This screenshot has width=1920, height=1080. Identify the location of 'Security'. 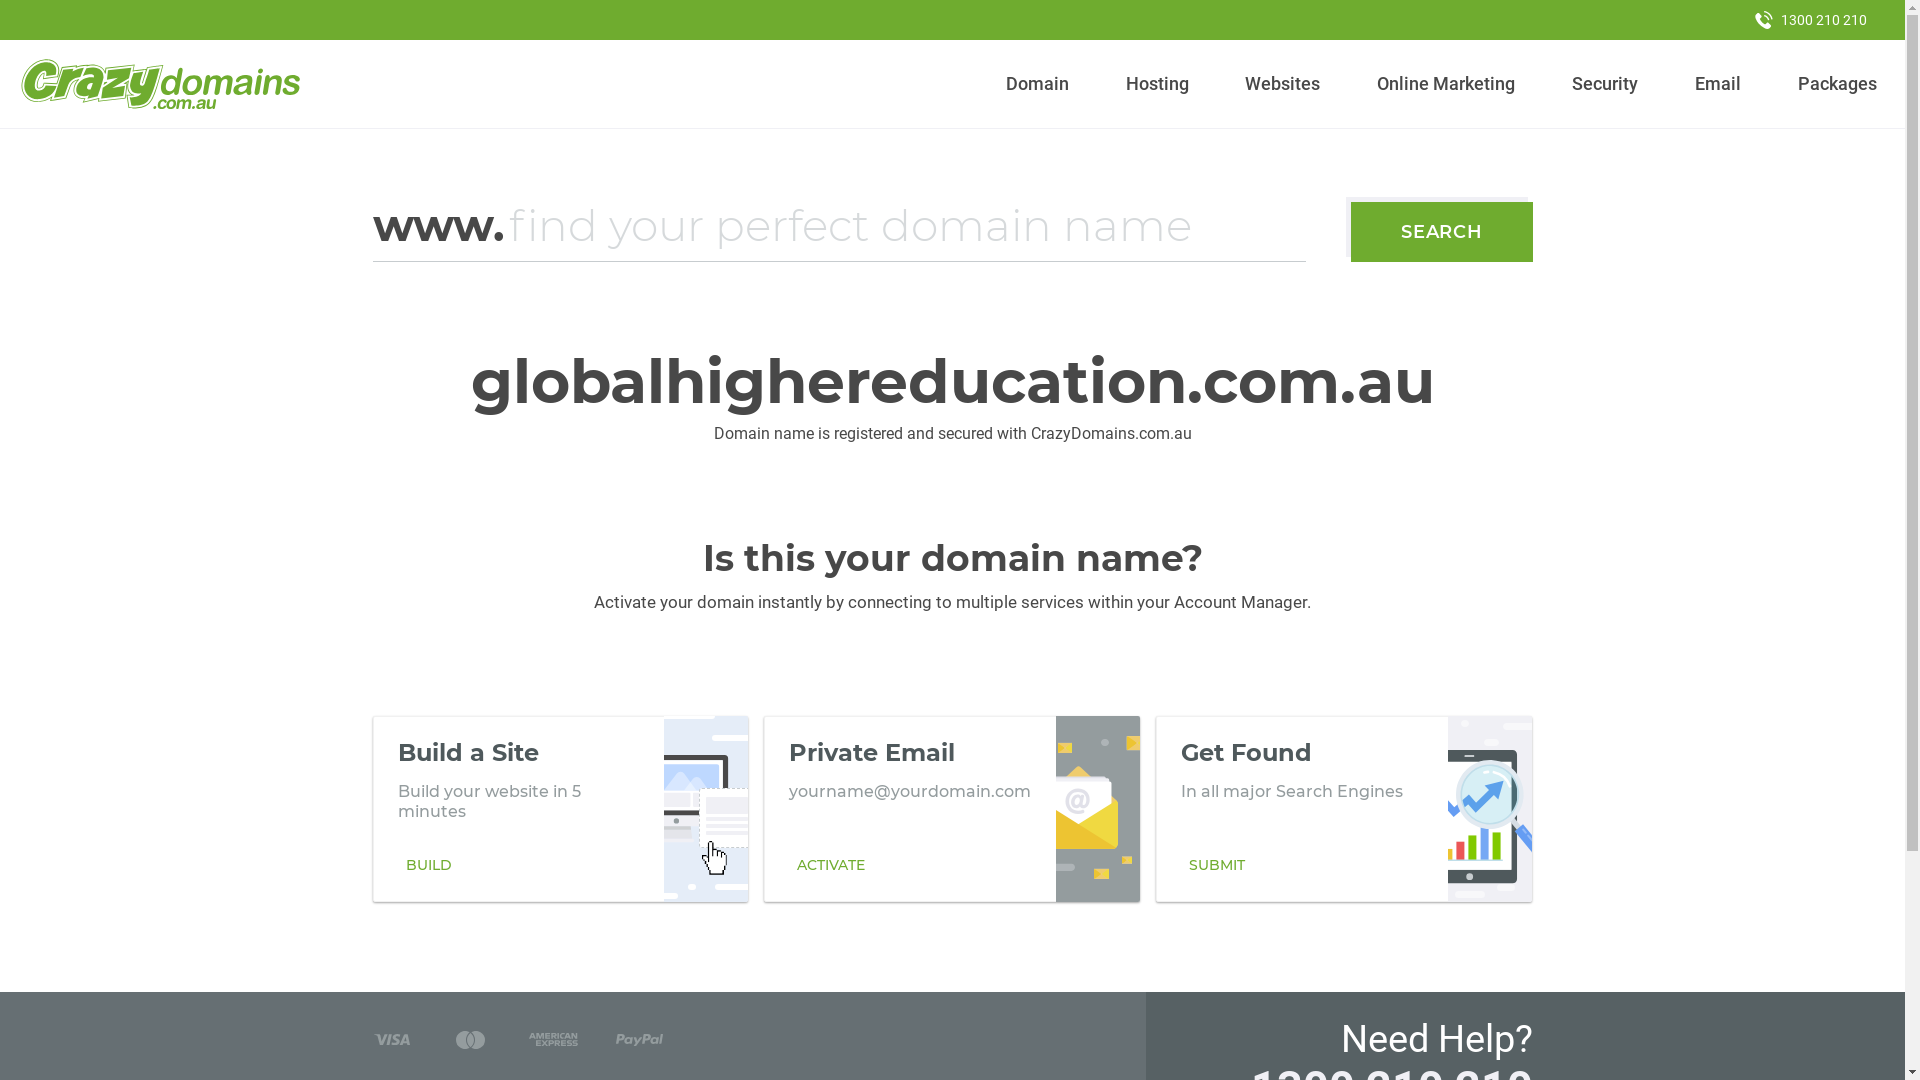
(1605, 83).